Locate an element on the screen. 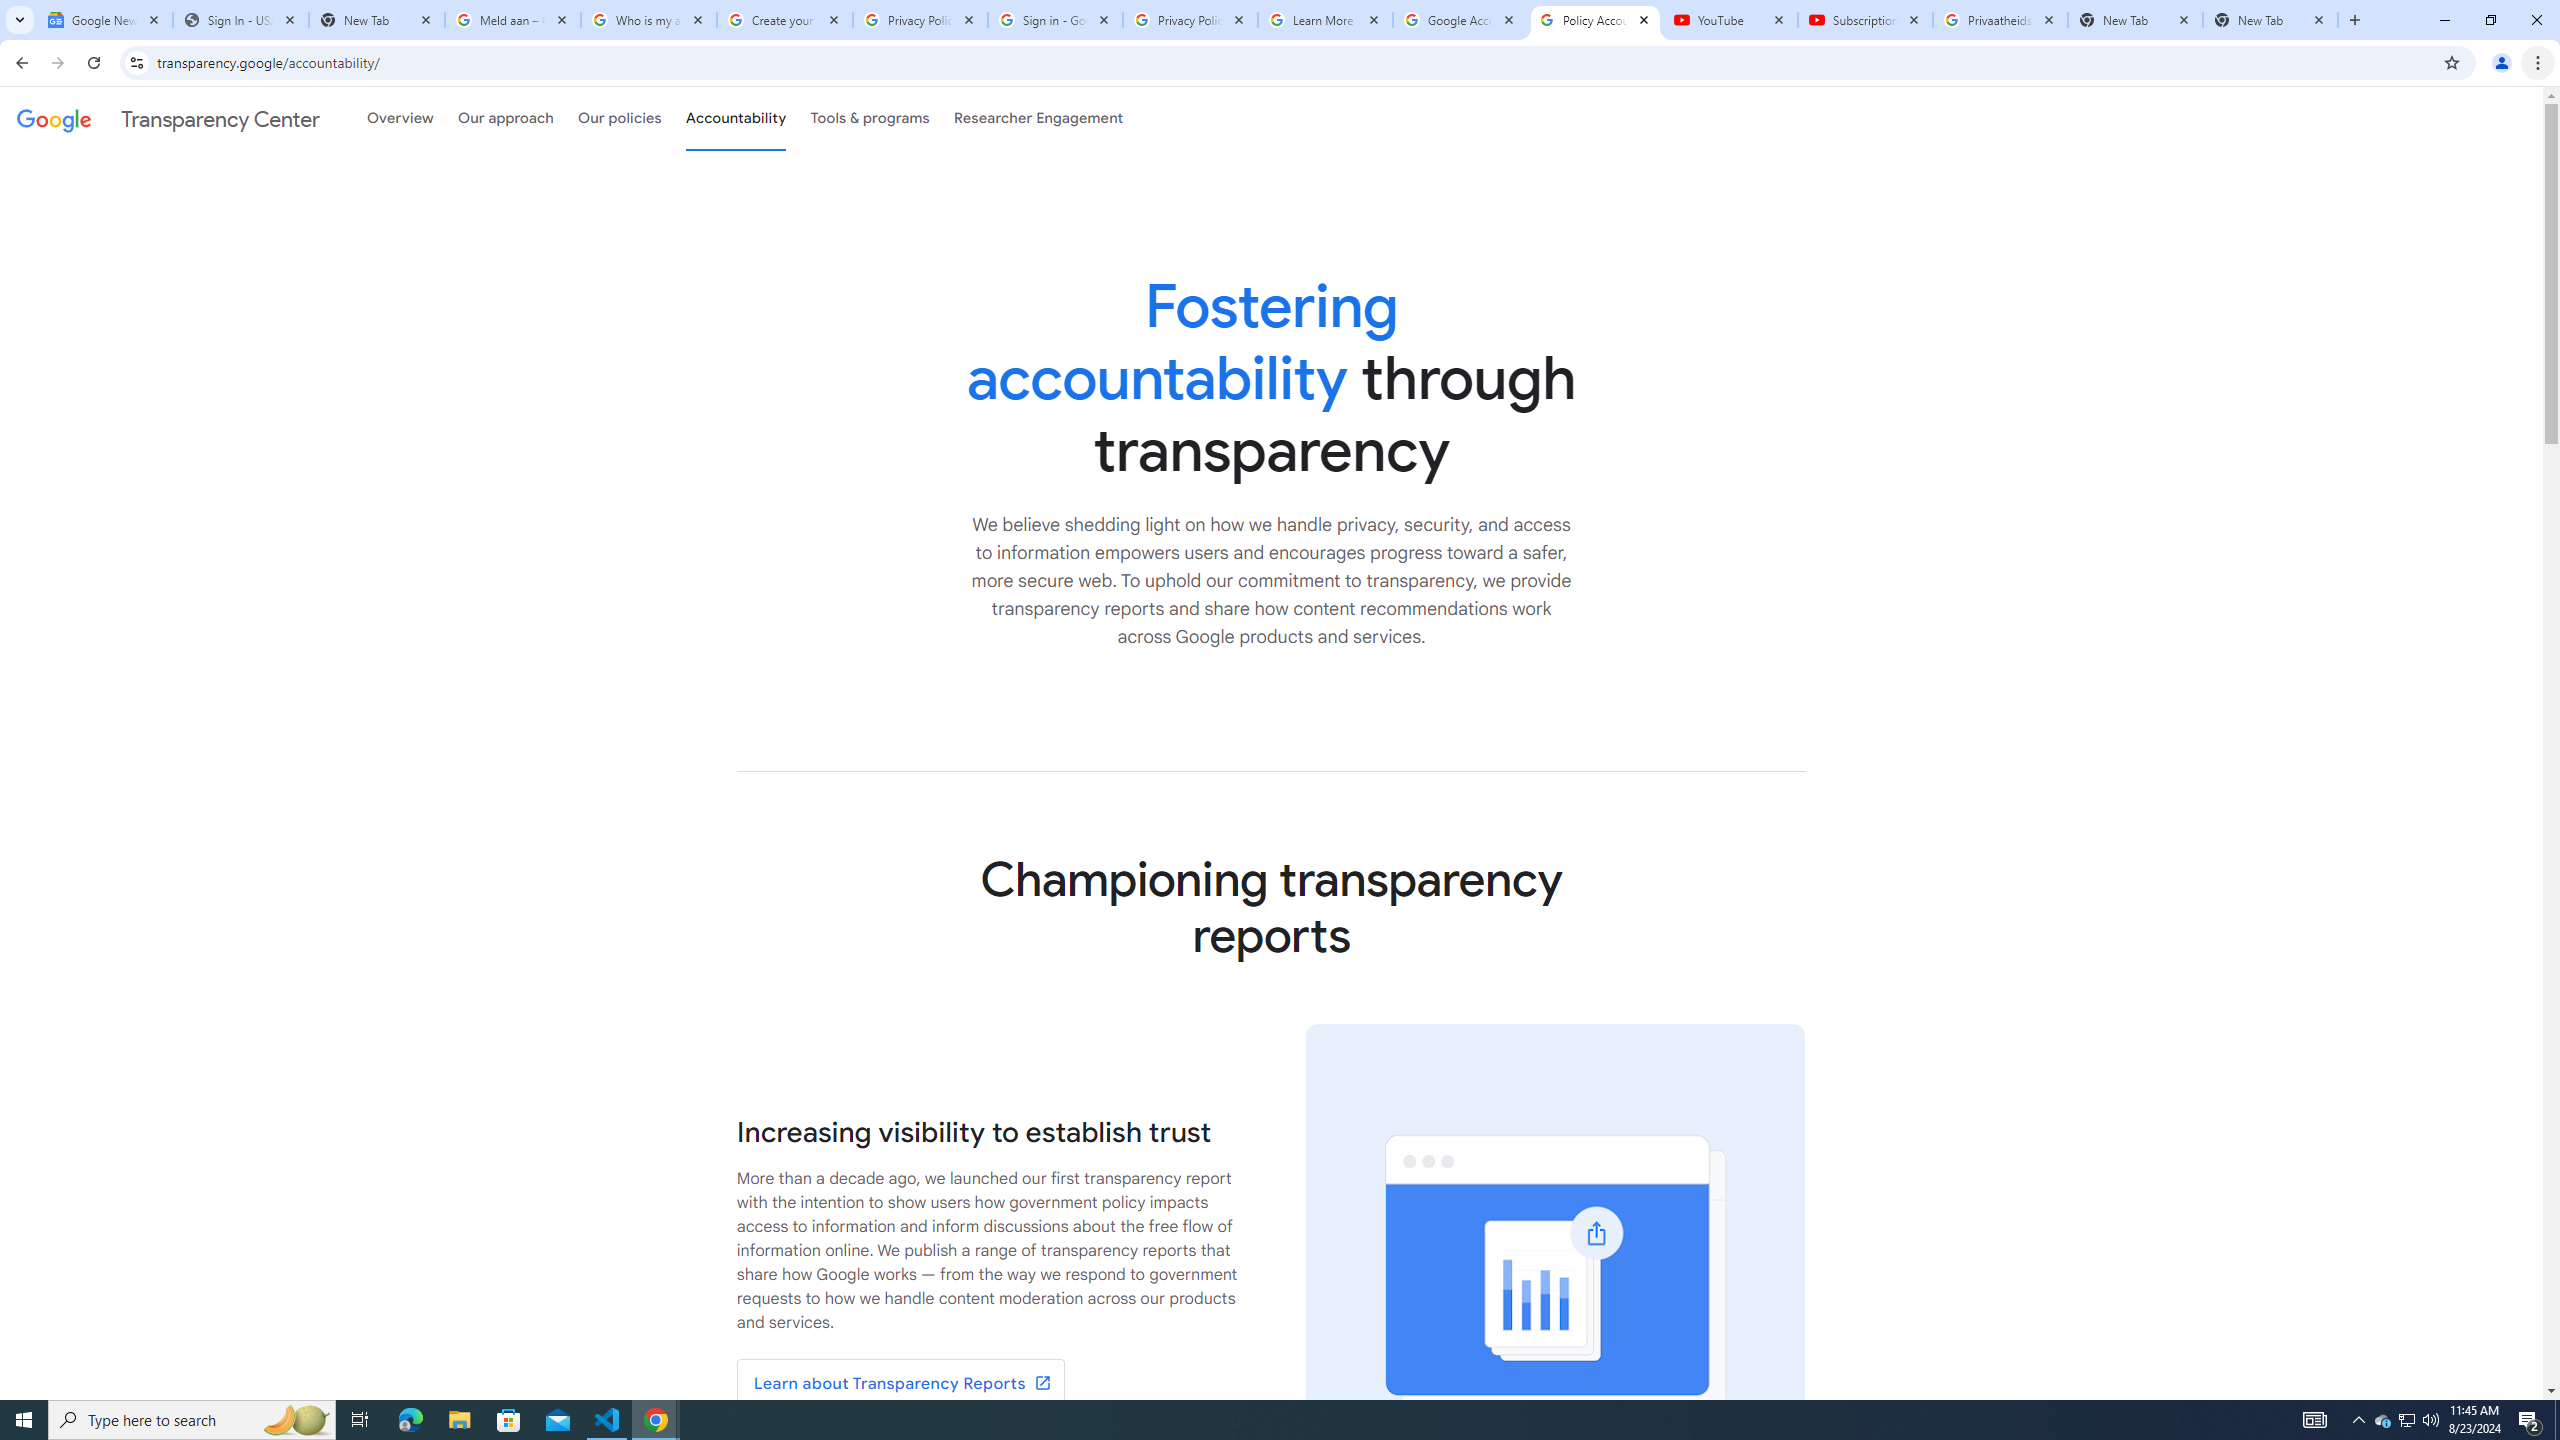 This screenshot has height=1440, width=2560. 'New Tab' is located at coordinates (2270, 19).